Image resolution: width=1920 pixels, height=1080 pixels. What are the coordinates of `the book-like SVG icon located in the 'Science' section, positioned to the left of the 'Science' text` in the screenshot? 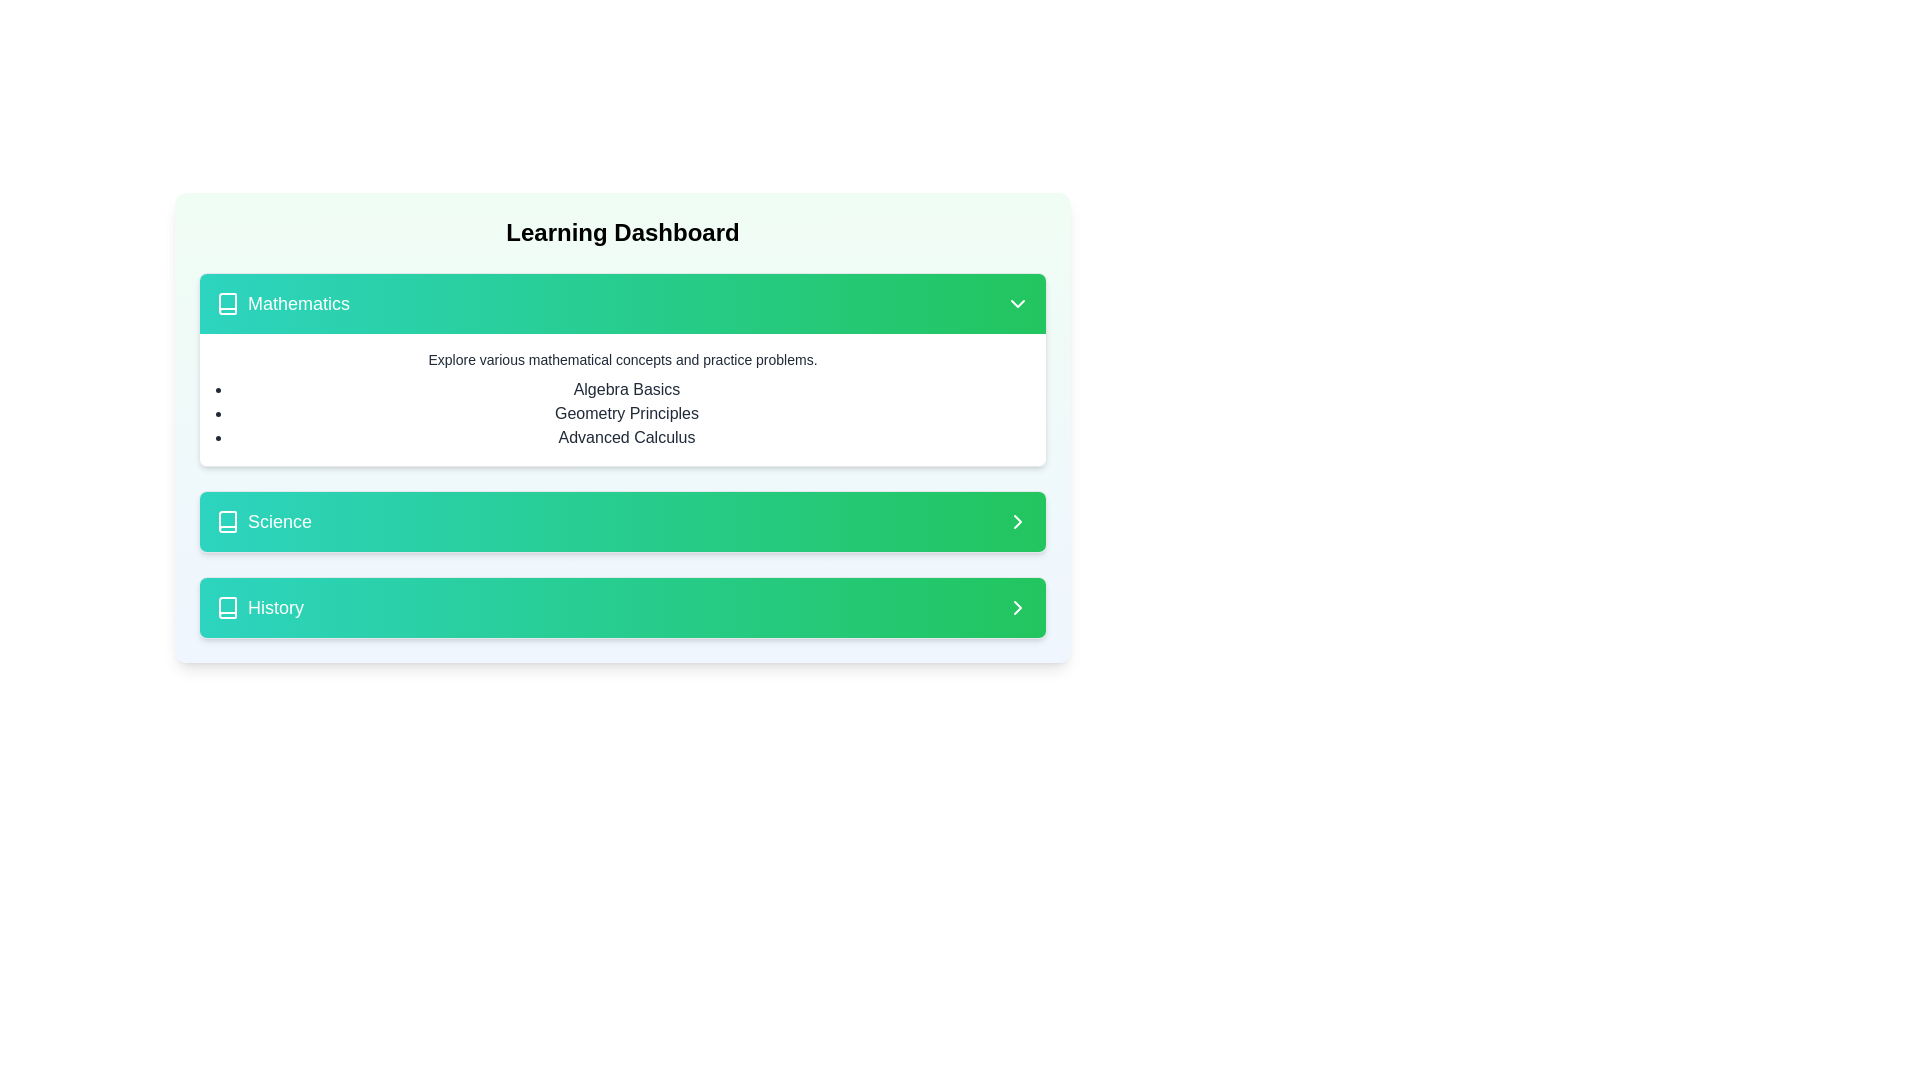 It's located at (227, 520).